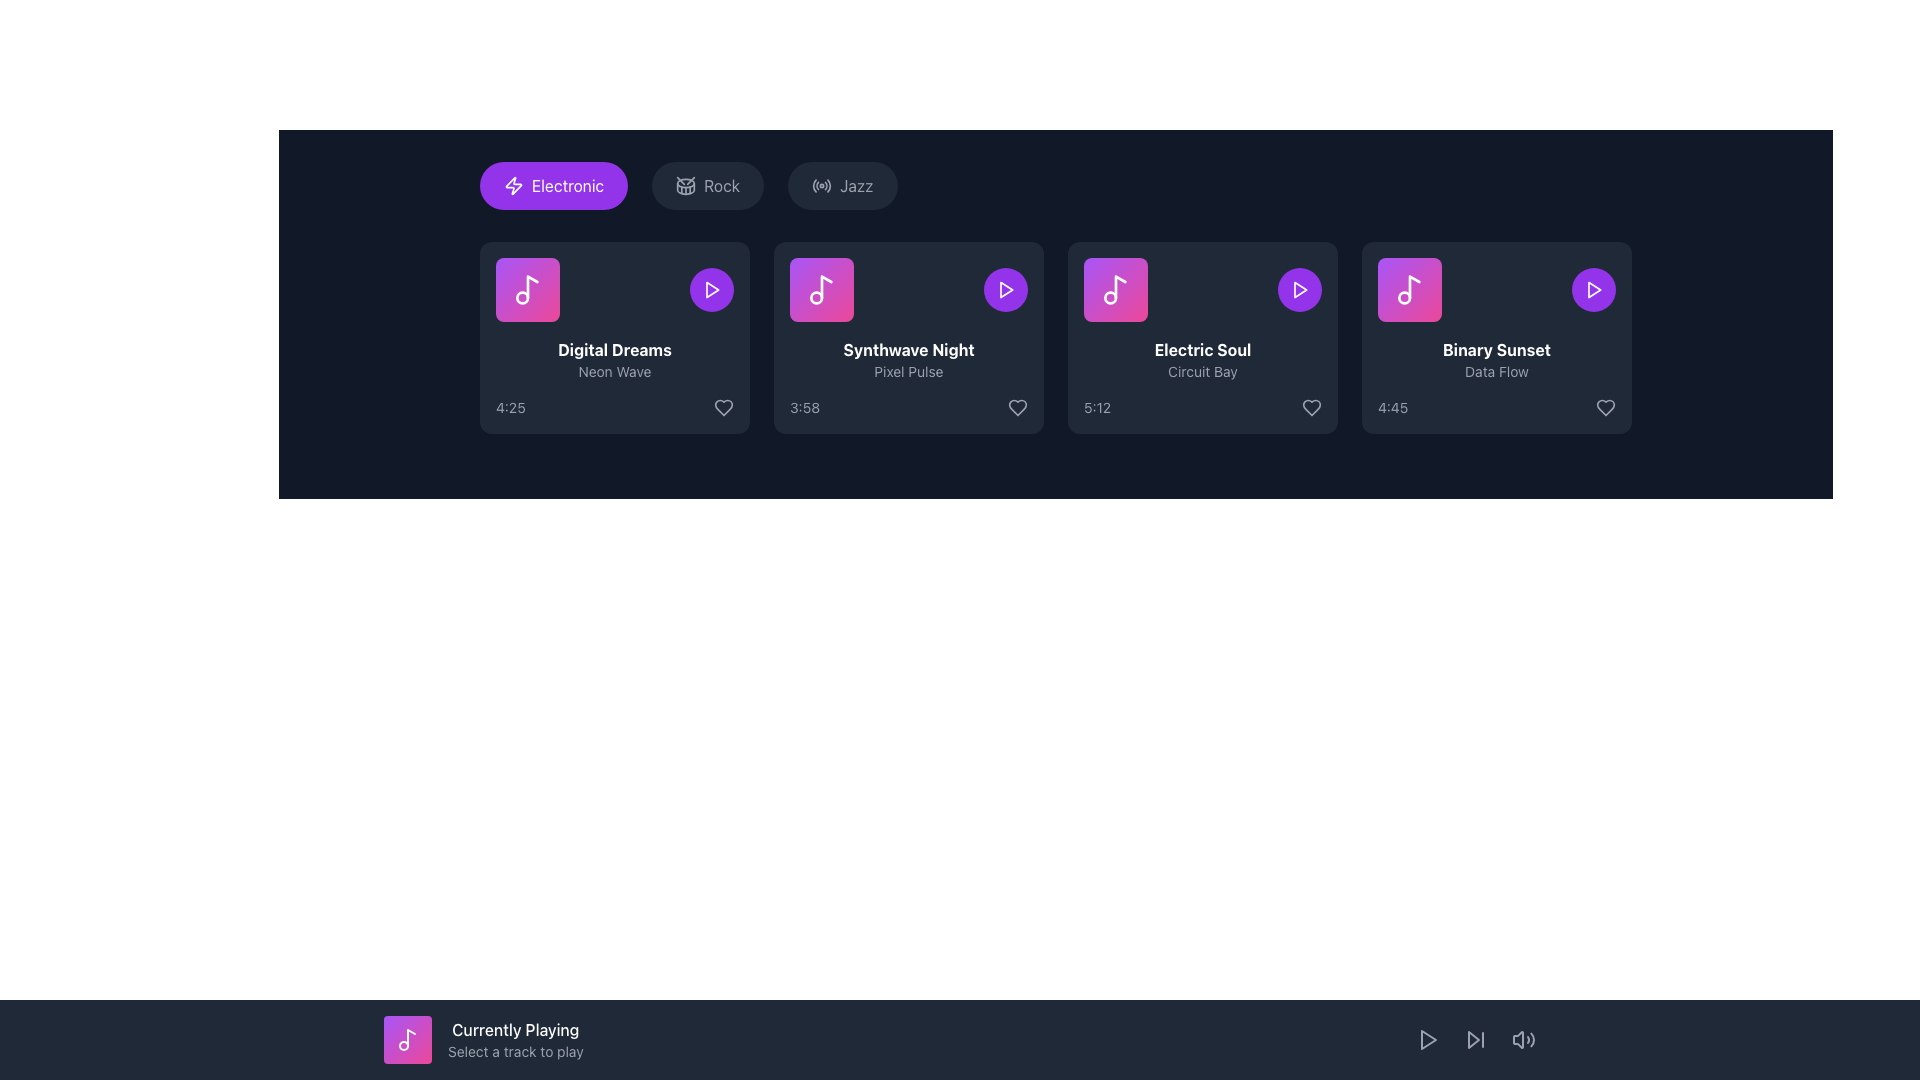 The image size is (1920, 1080). Describe the element at coordinates (1006, 289) in the screenshot. I see `the circular button at the top-right corner of the 'Synthwave Night' track card to play the track` at that location.